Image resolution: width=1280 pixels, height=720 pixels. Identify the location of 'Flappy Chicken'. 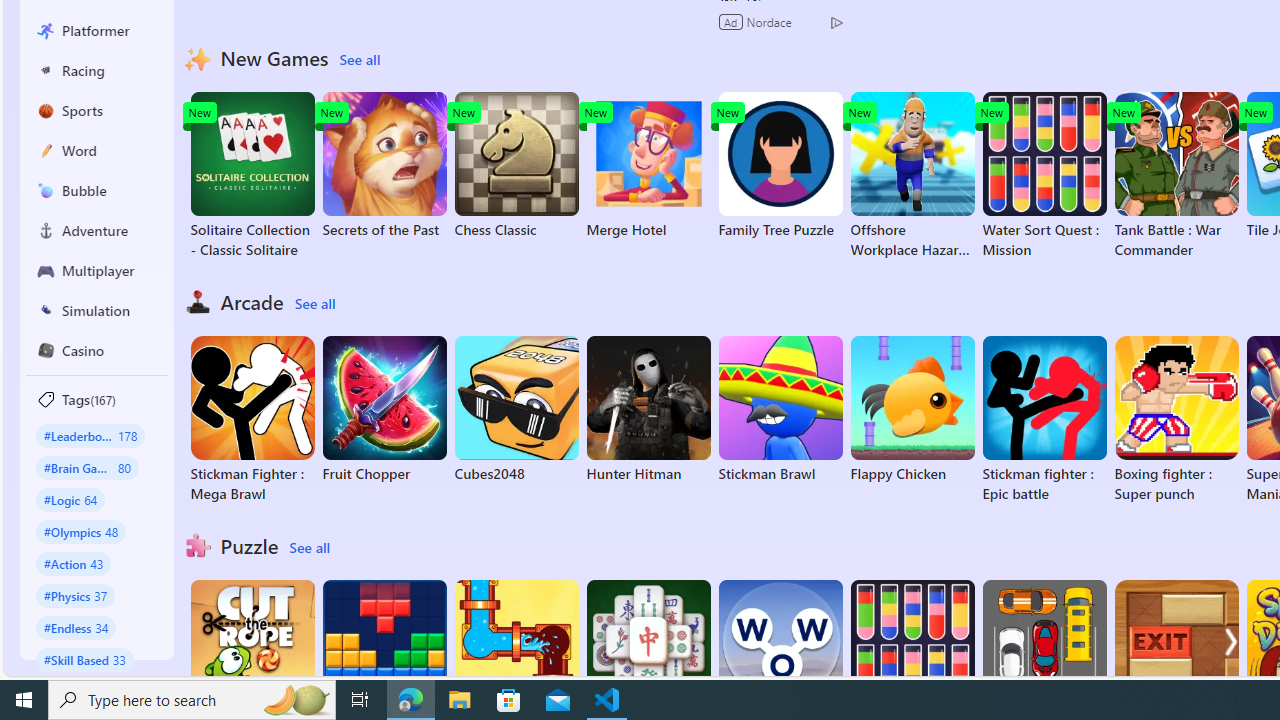
(911, 409).